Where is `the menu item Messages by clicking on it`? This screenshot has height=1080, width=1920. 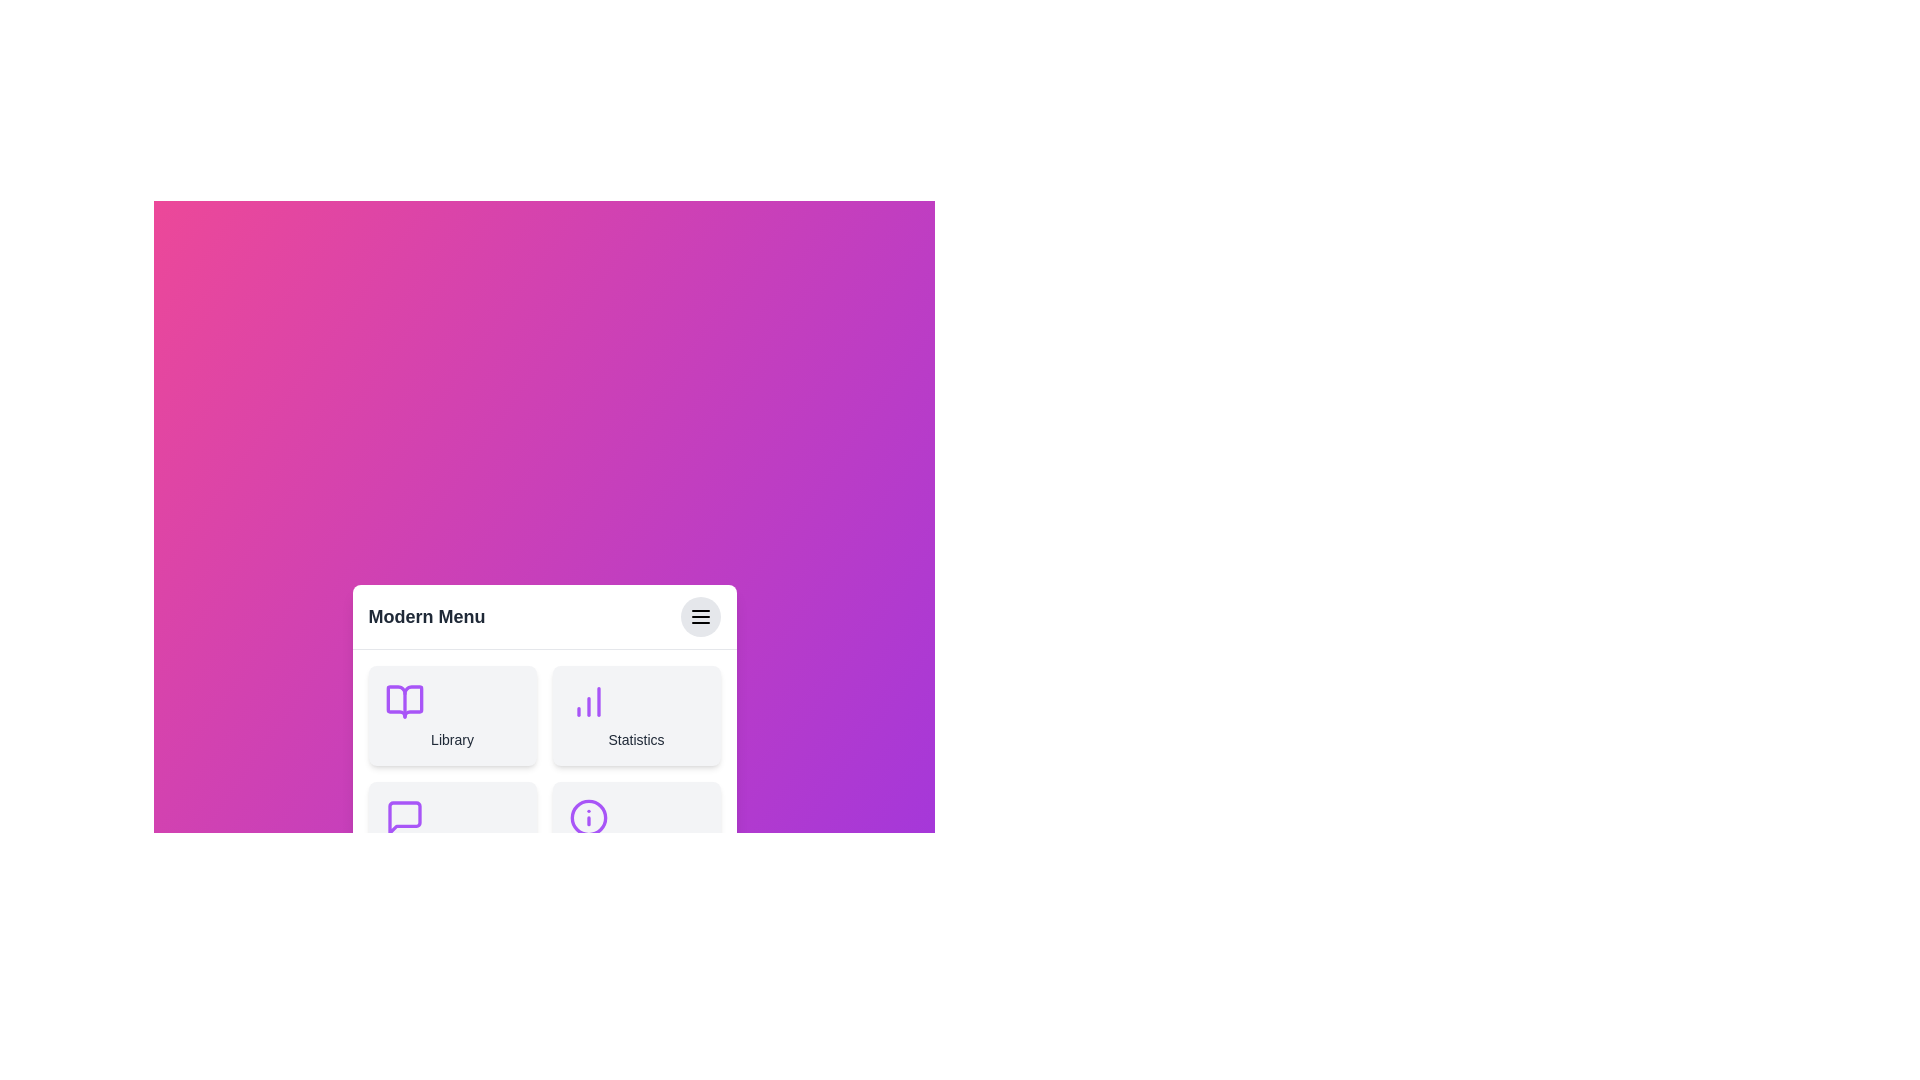
the menu item Messages by clicking on it is located at coordinates (451, 831).